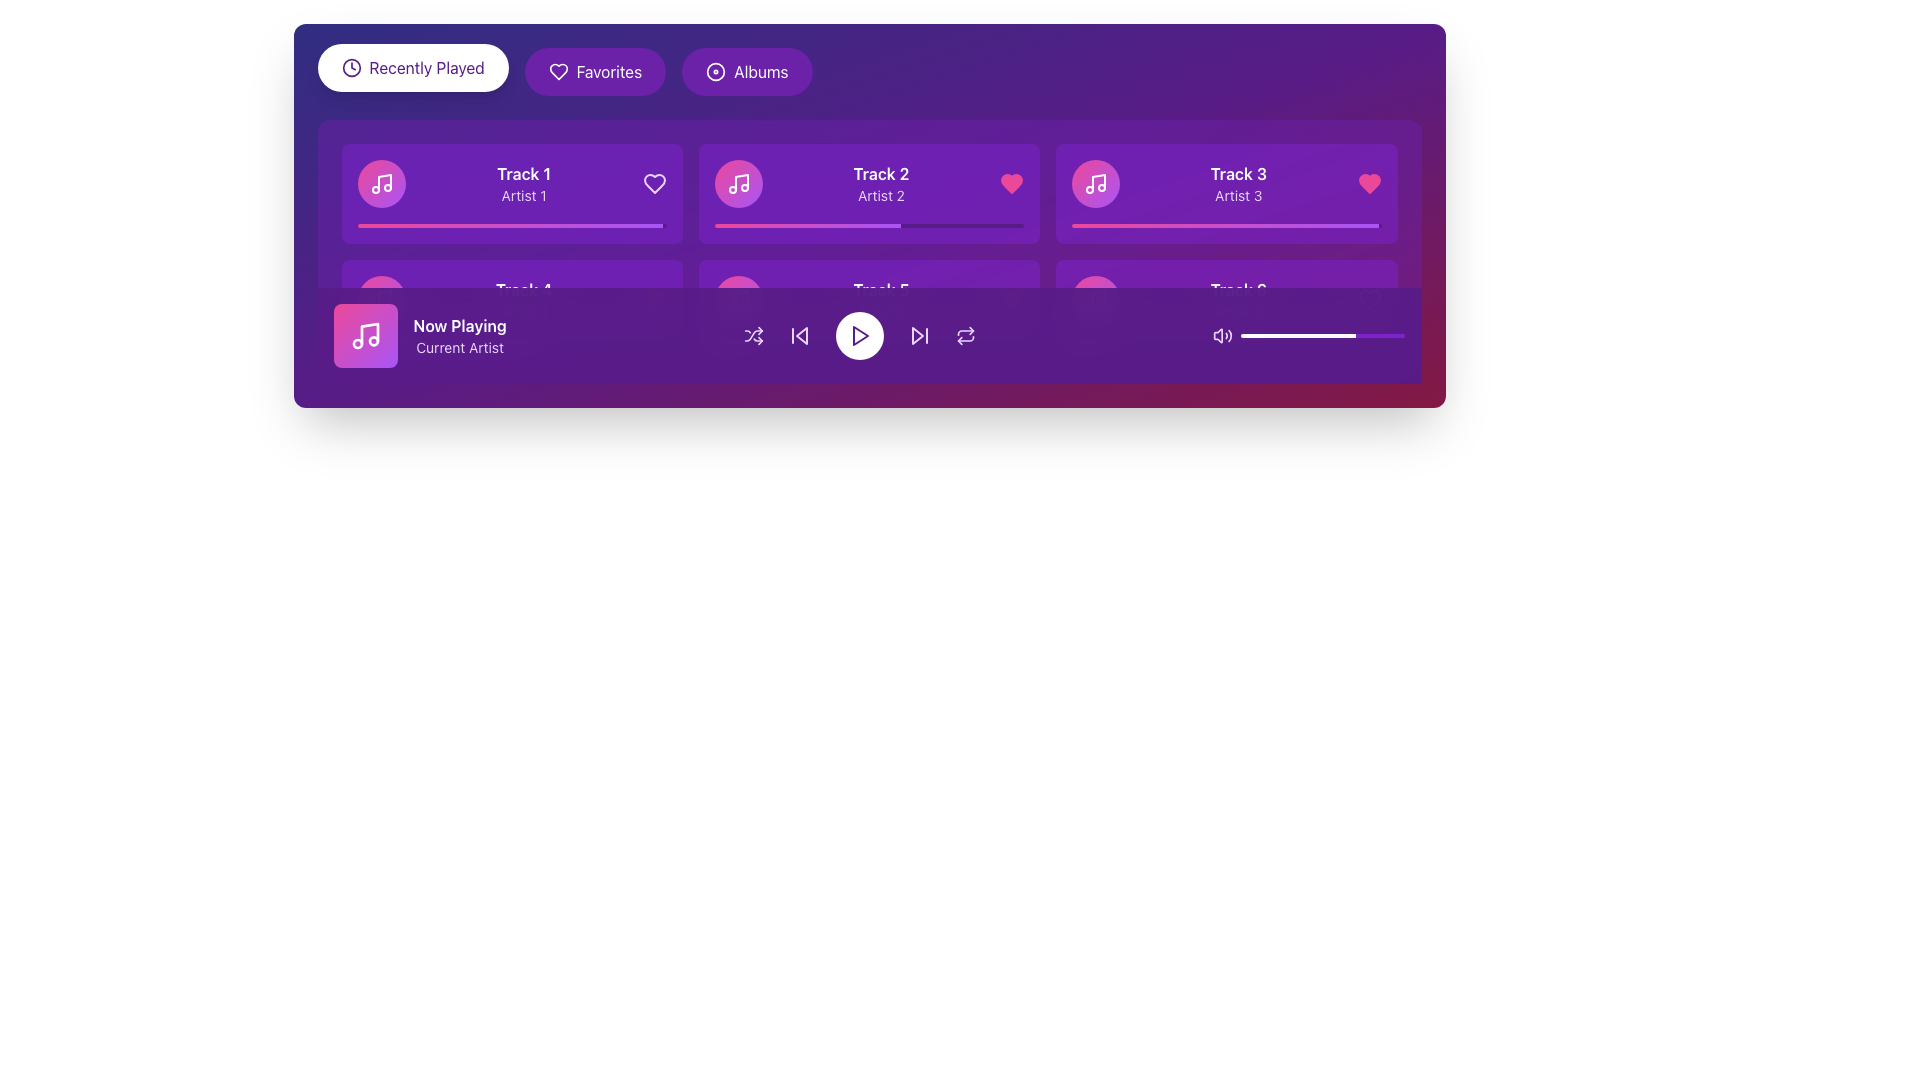 The height and width of the screenshot is (1080, 1920). I want to click on the 'Albums' text label in the top navigation area, so click(760, 71).